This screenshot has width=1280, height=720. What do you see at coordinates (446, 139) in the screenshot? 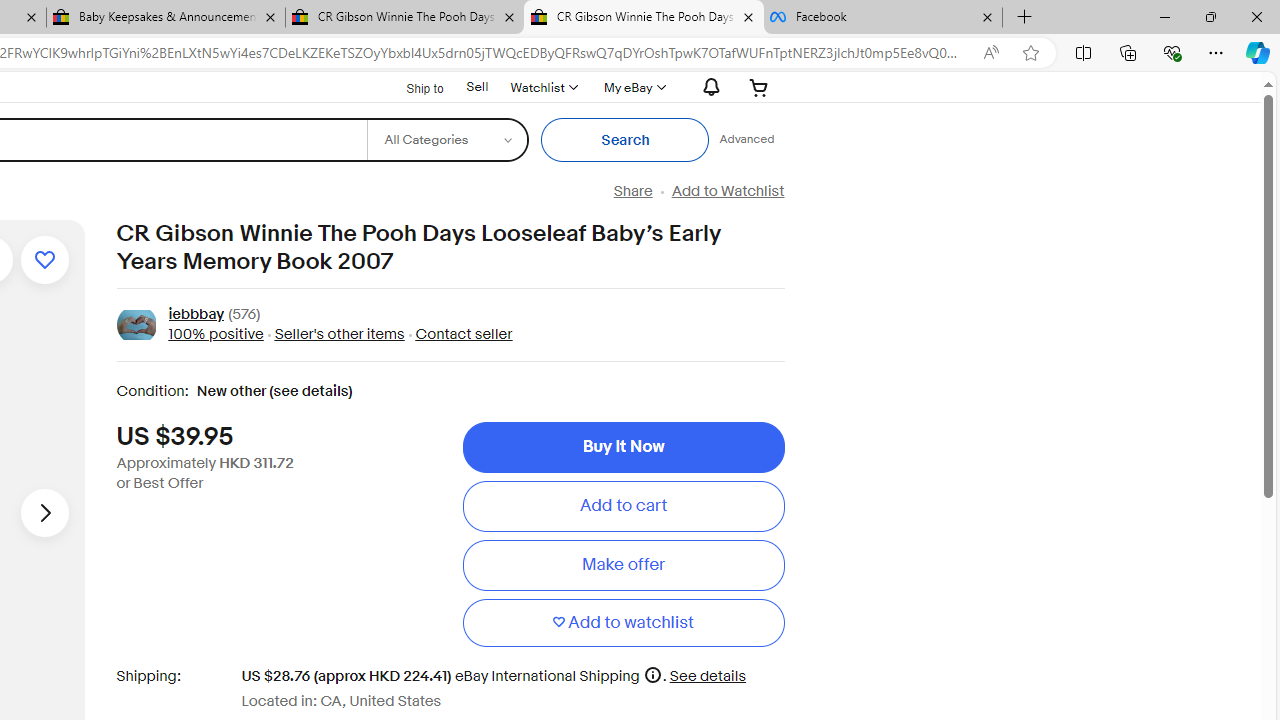
I see `'Select a category for search'` at bounding box center [446, 139].